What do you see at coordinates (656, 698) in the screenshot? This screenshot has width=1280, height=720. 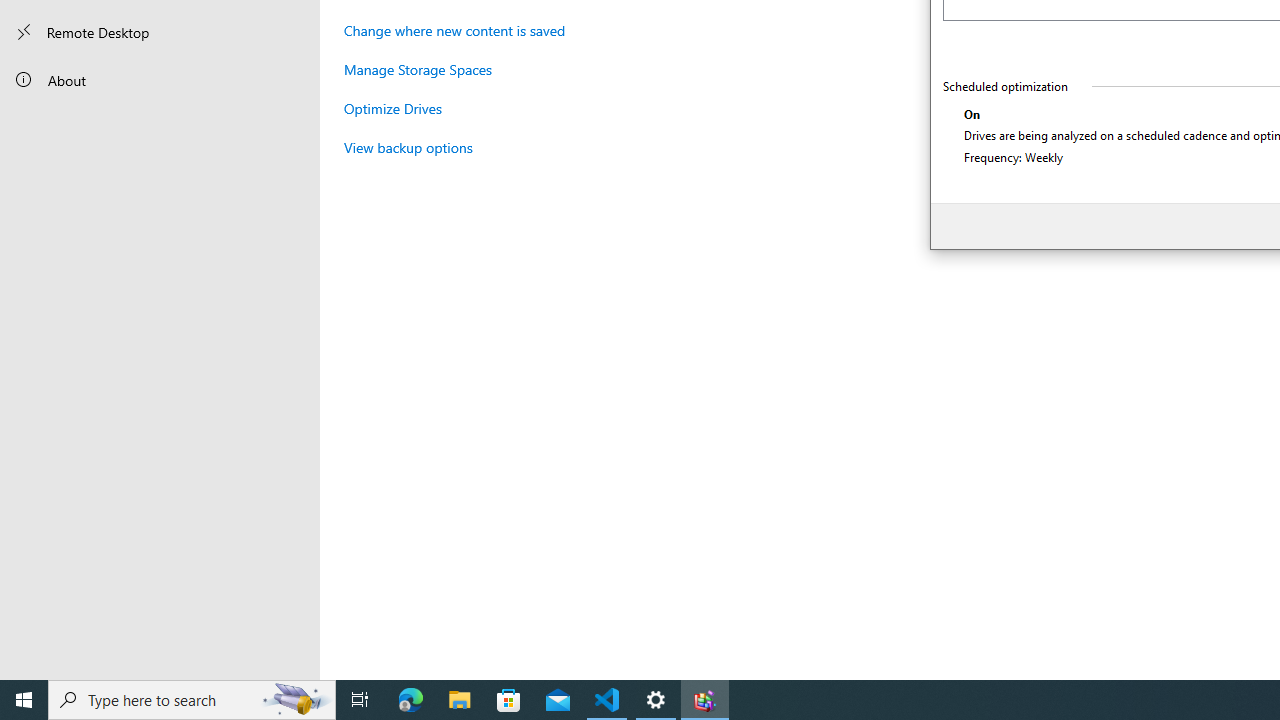 I see `'Settings - 1 running window'` at bounding box center [656, 698].